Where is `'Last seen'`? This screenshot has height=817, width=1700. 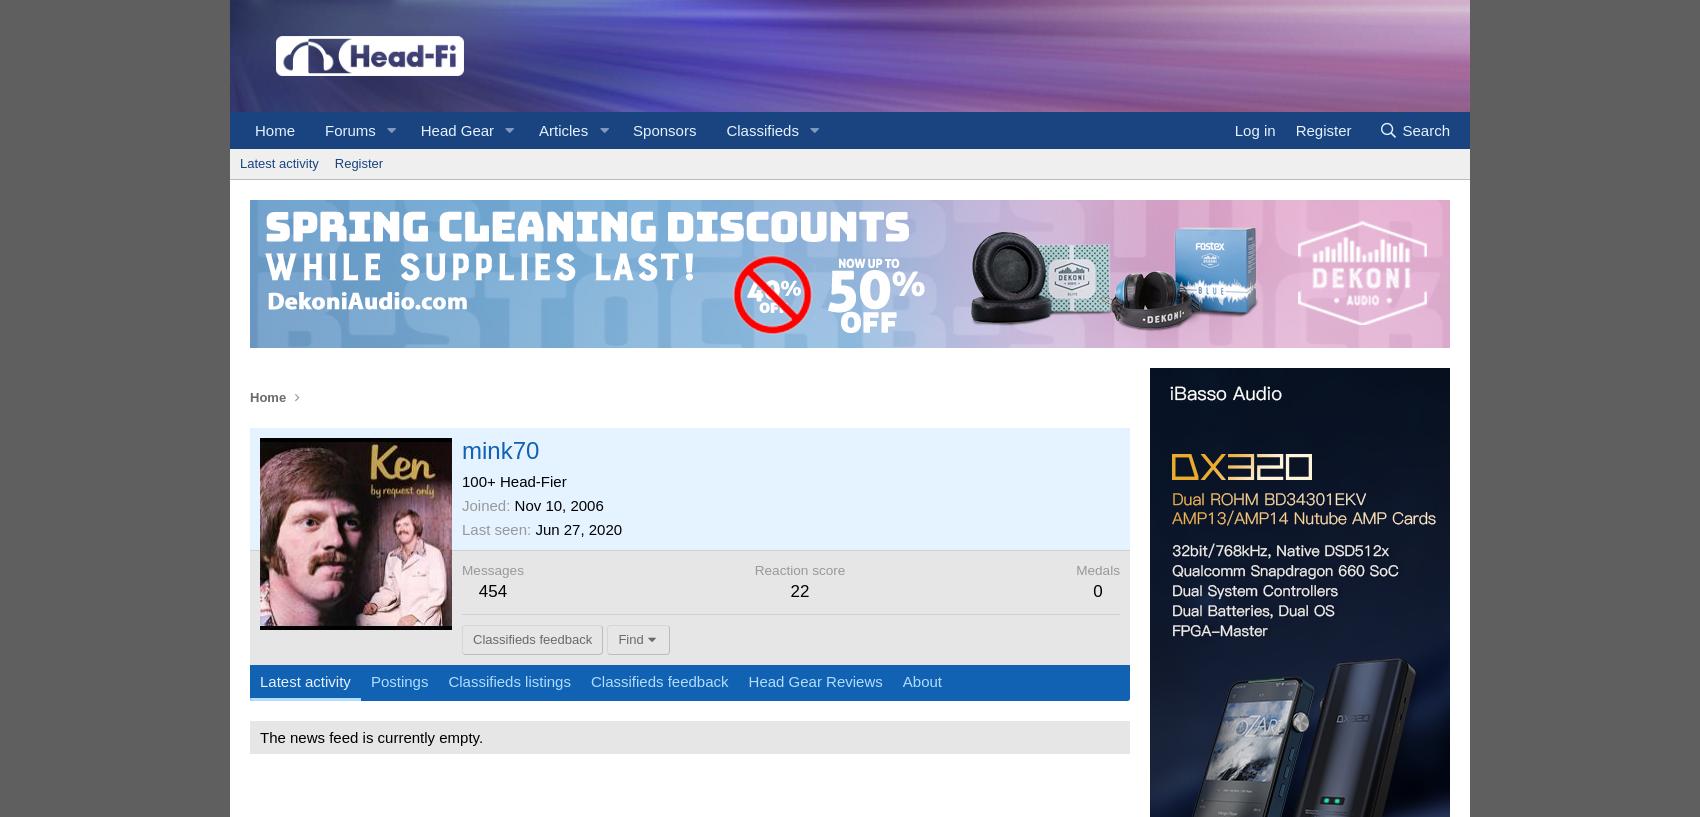
'Last seen' is located at coordinates (494, 527).